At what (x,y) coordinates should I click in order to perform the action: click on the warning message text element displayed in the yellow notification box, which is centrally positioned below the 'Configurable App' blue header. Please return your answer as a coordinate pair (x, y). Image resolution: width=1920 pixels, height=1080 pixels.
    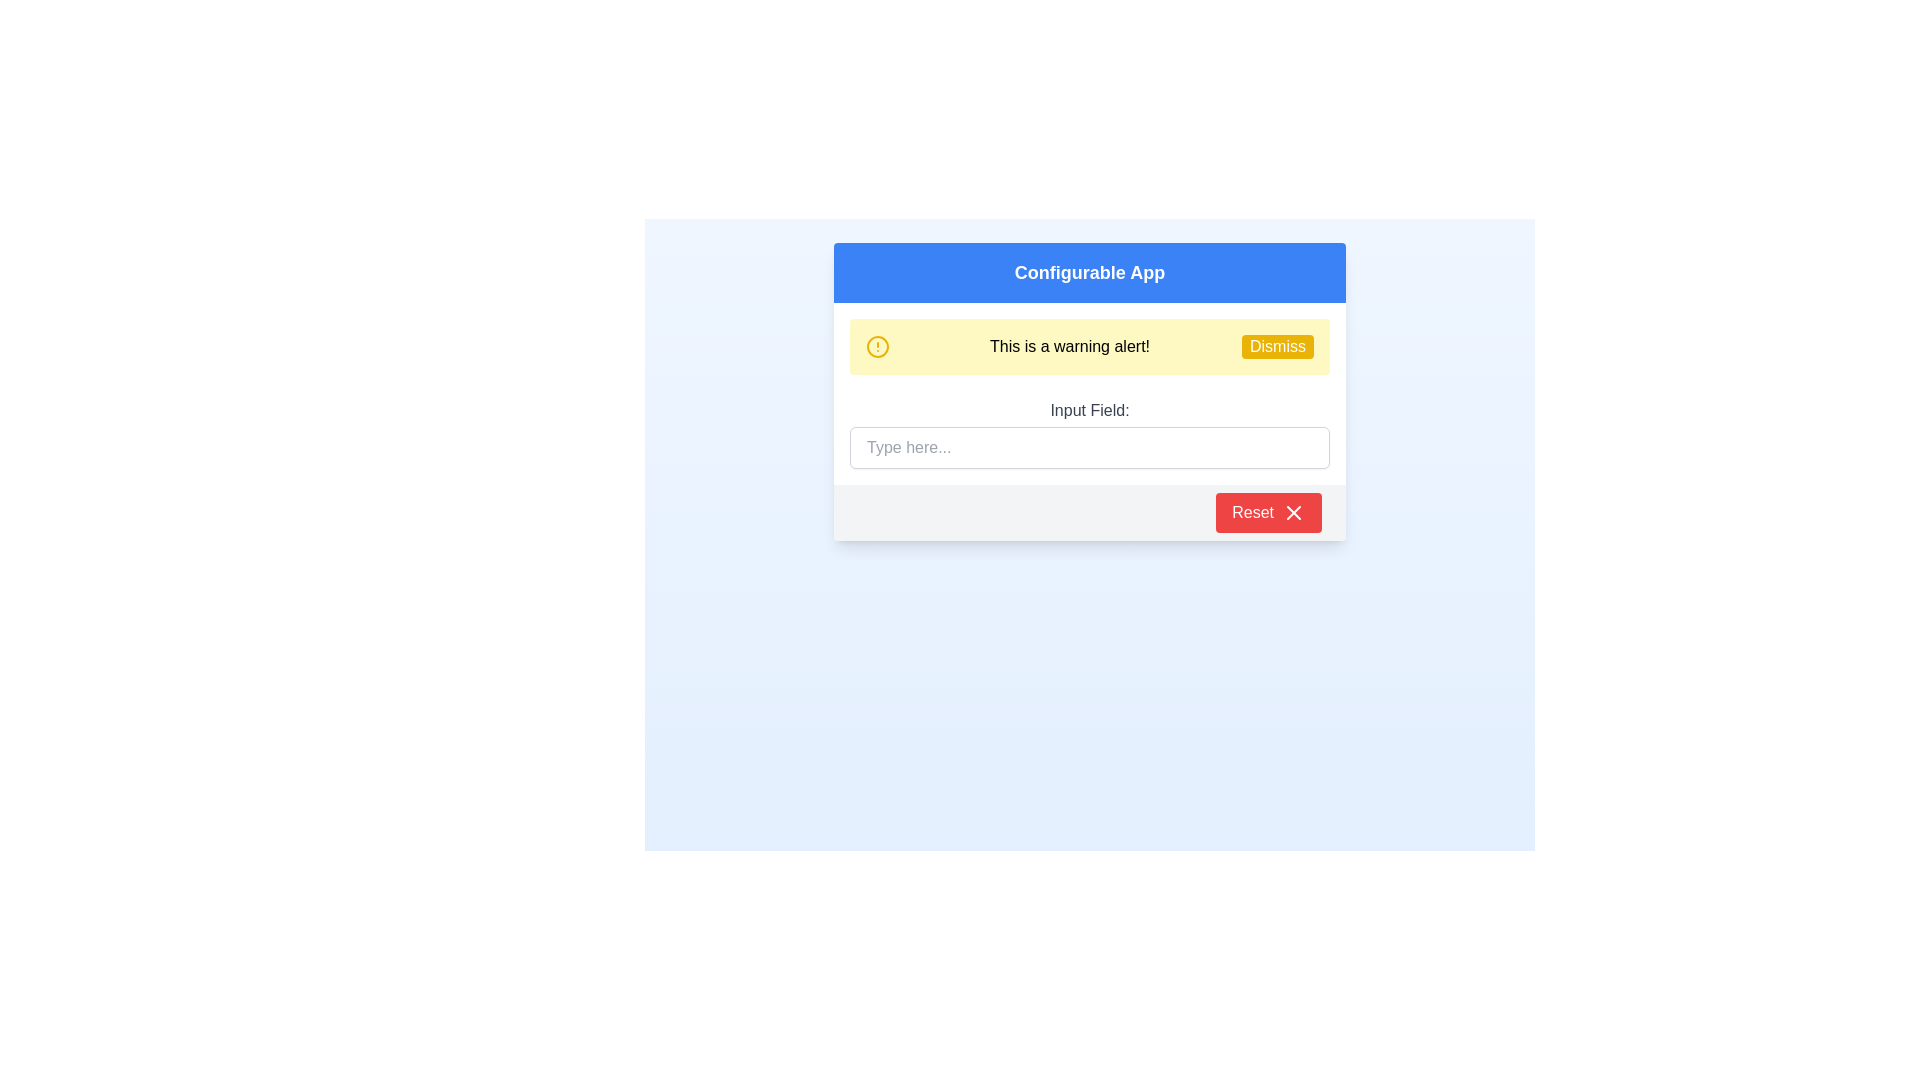
    Looking at the image, I should click on (1069, 346).